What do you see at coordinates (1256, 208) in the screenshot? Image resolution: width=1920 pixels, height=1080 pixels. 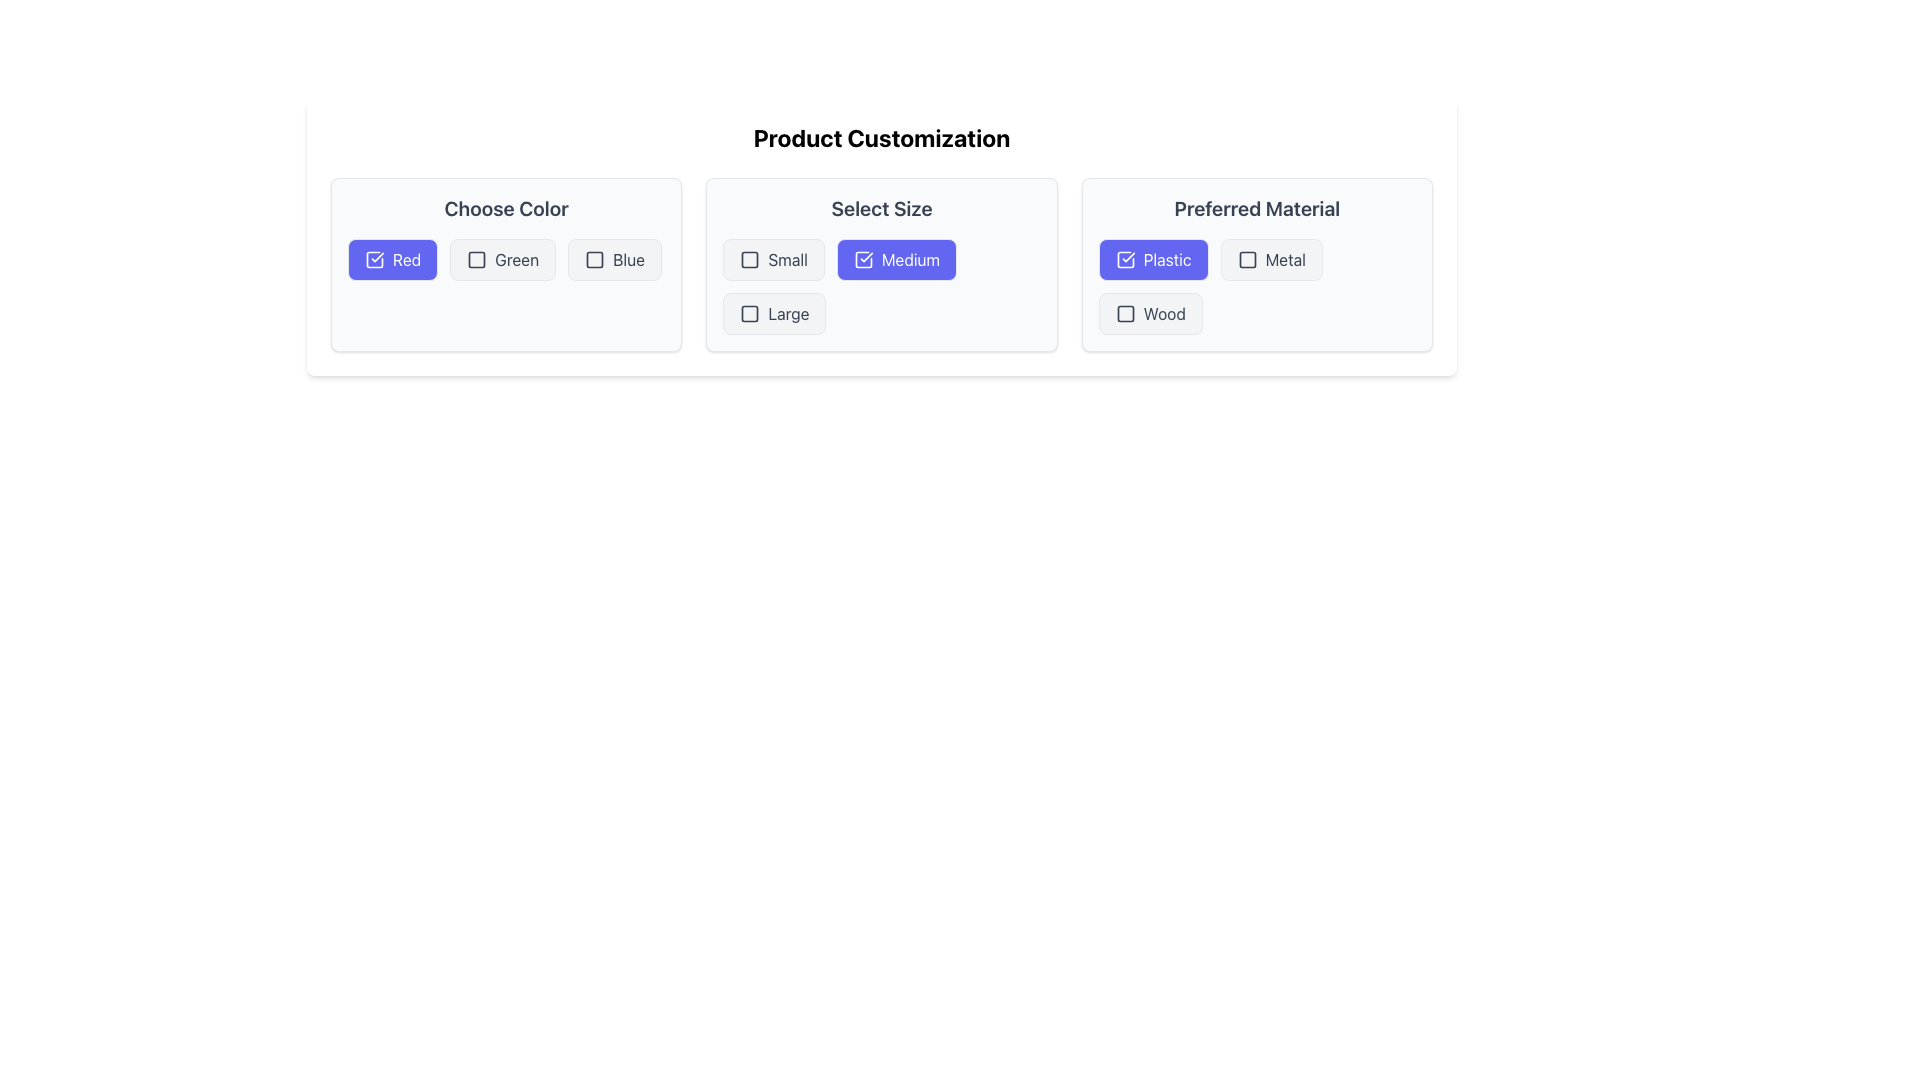 I see `the 'Preferred Material' label, which is located at the top of the rightmost card in a three-card layout` at bounding box center [1256, 208].